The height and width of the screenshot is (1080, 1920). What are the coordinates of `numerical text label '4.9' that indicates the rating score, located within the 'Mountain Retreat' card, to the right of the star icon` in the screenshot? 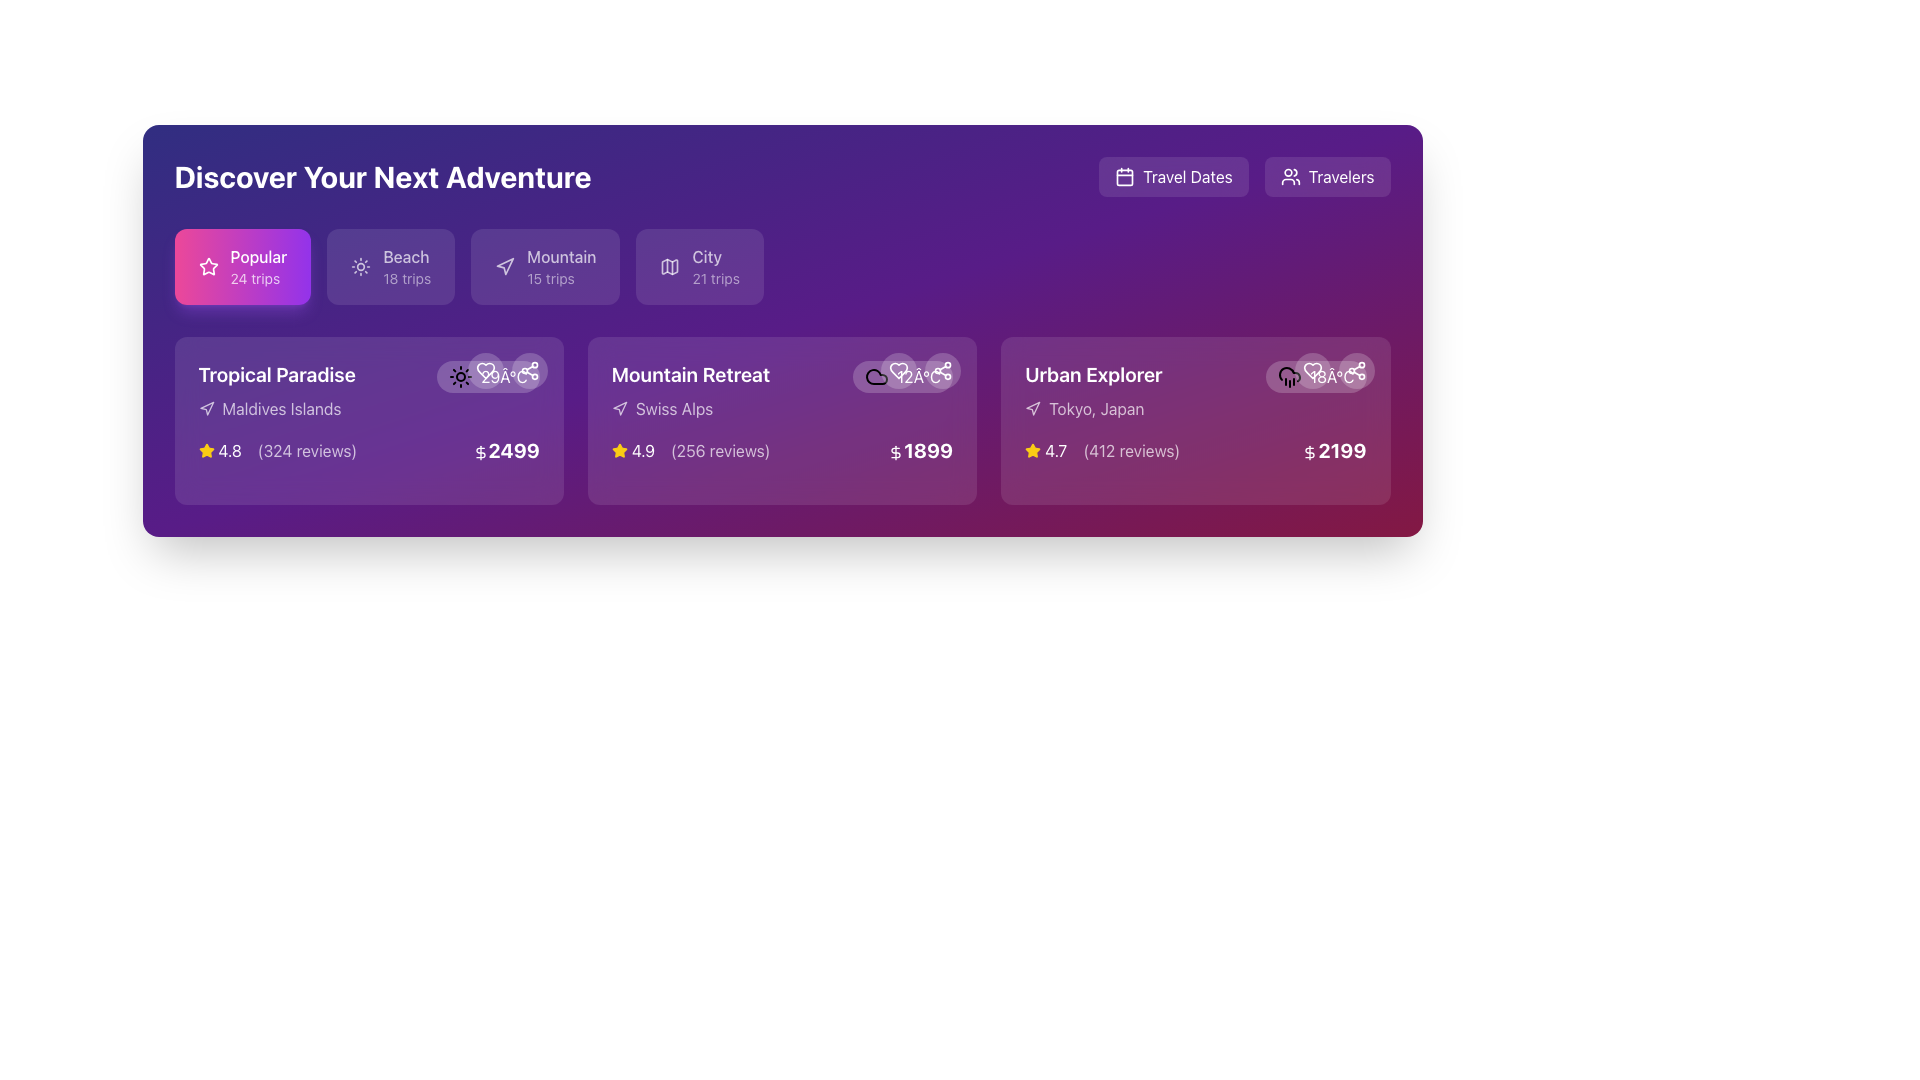 It's located at (643, 451).